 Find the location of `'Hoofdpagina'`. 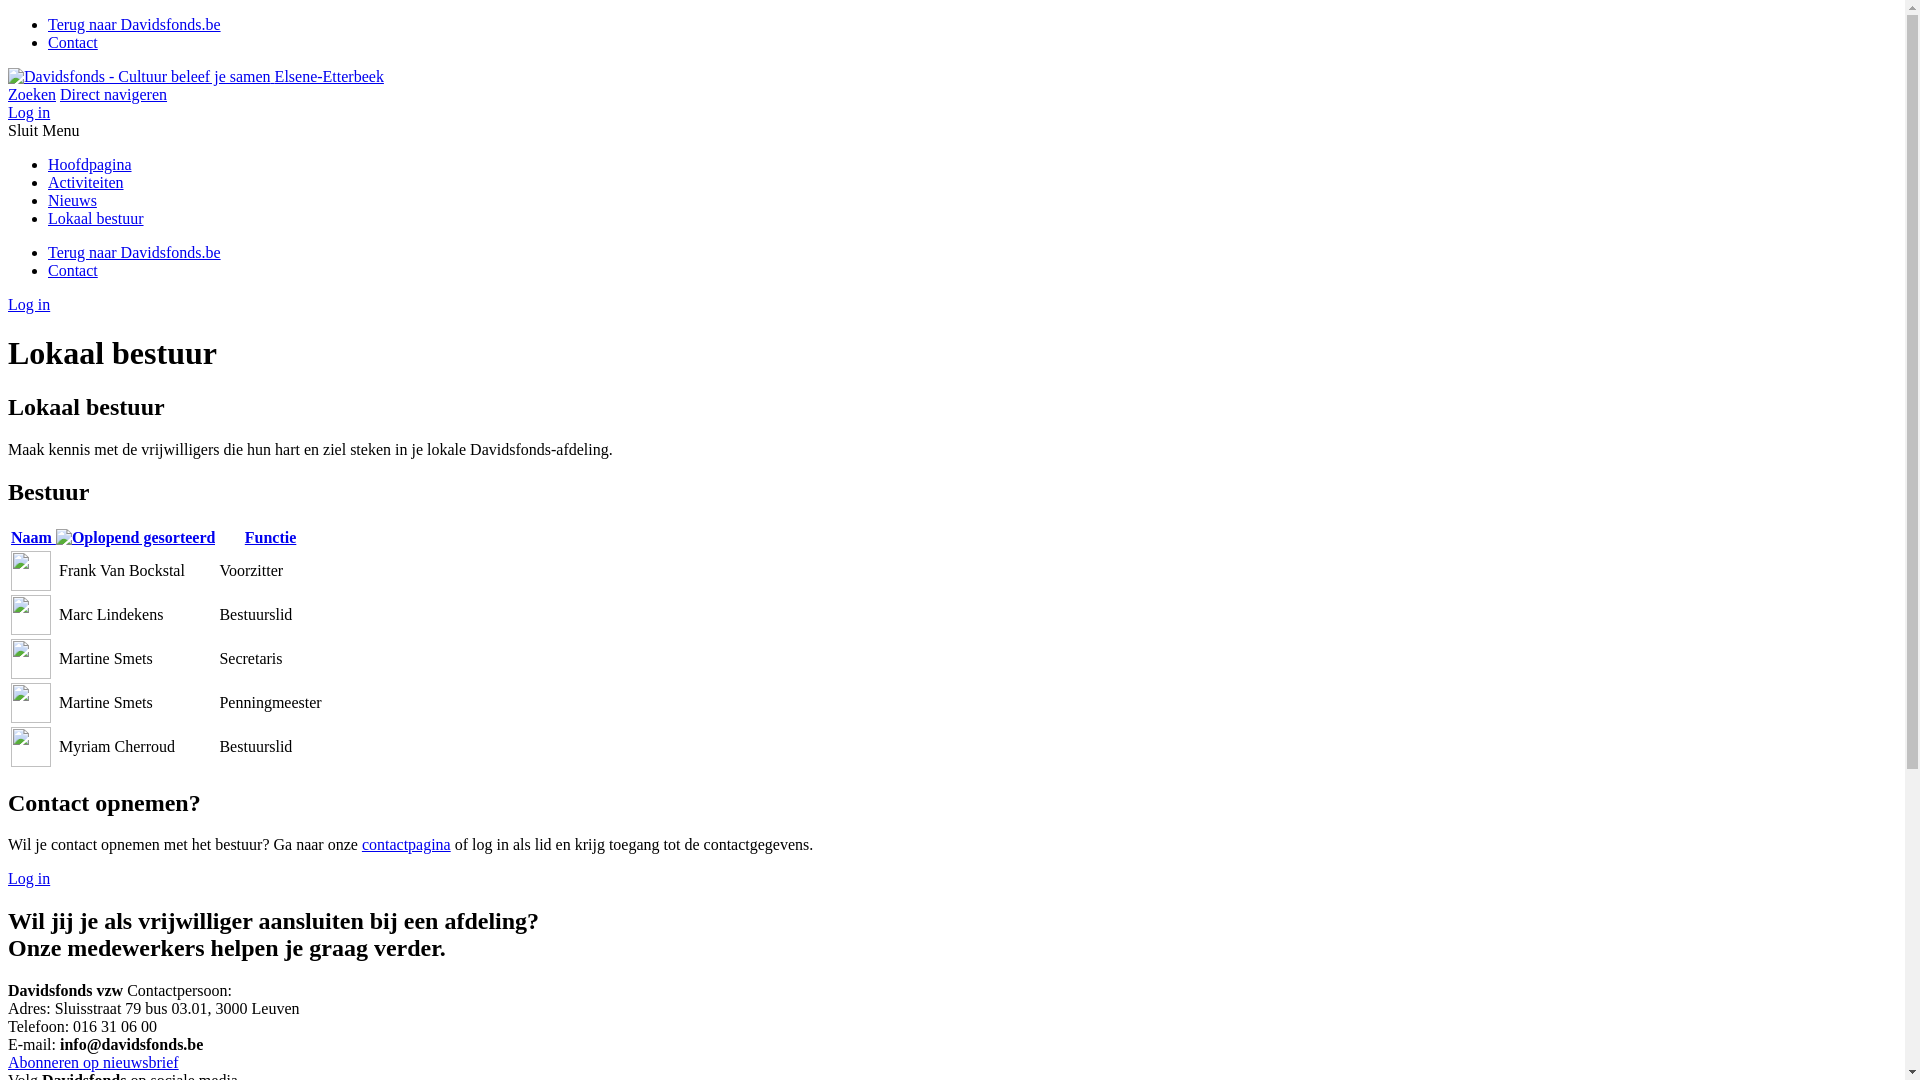

'Hoofdpagina' is located at coordinates (89, 163).